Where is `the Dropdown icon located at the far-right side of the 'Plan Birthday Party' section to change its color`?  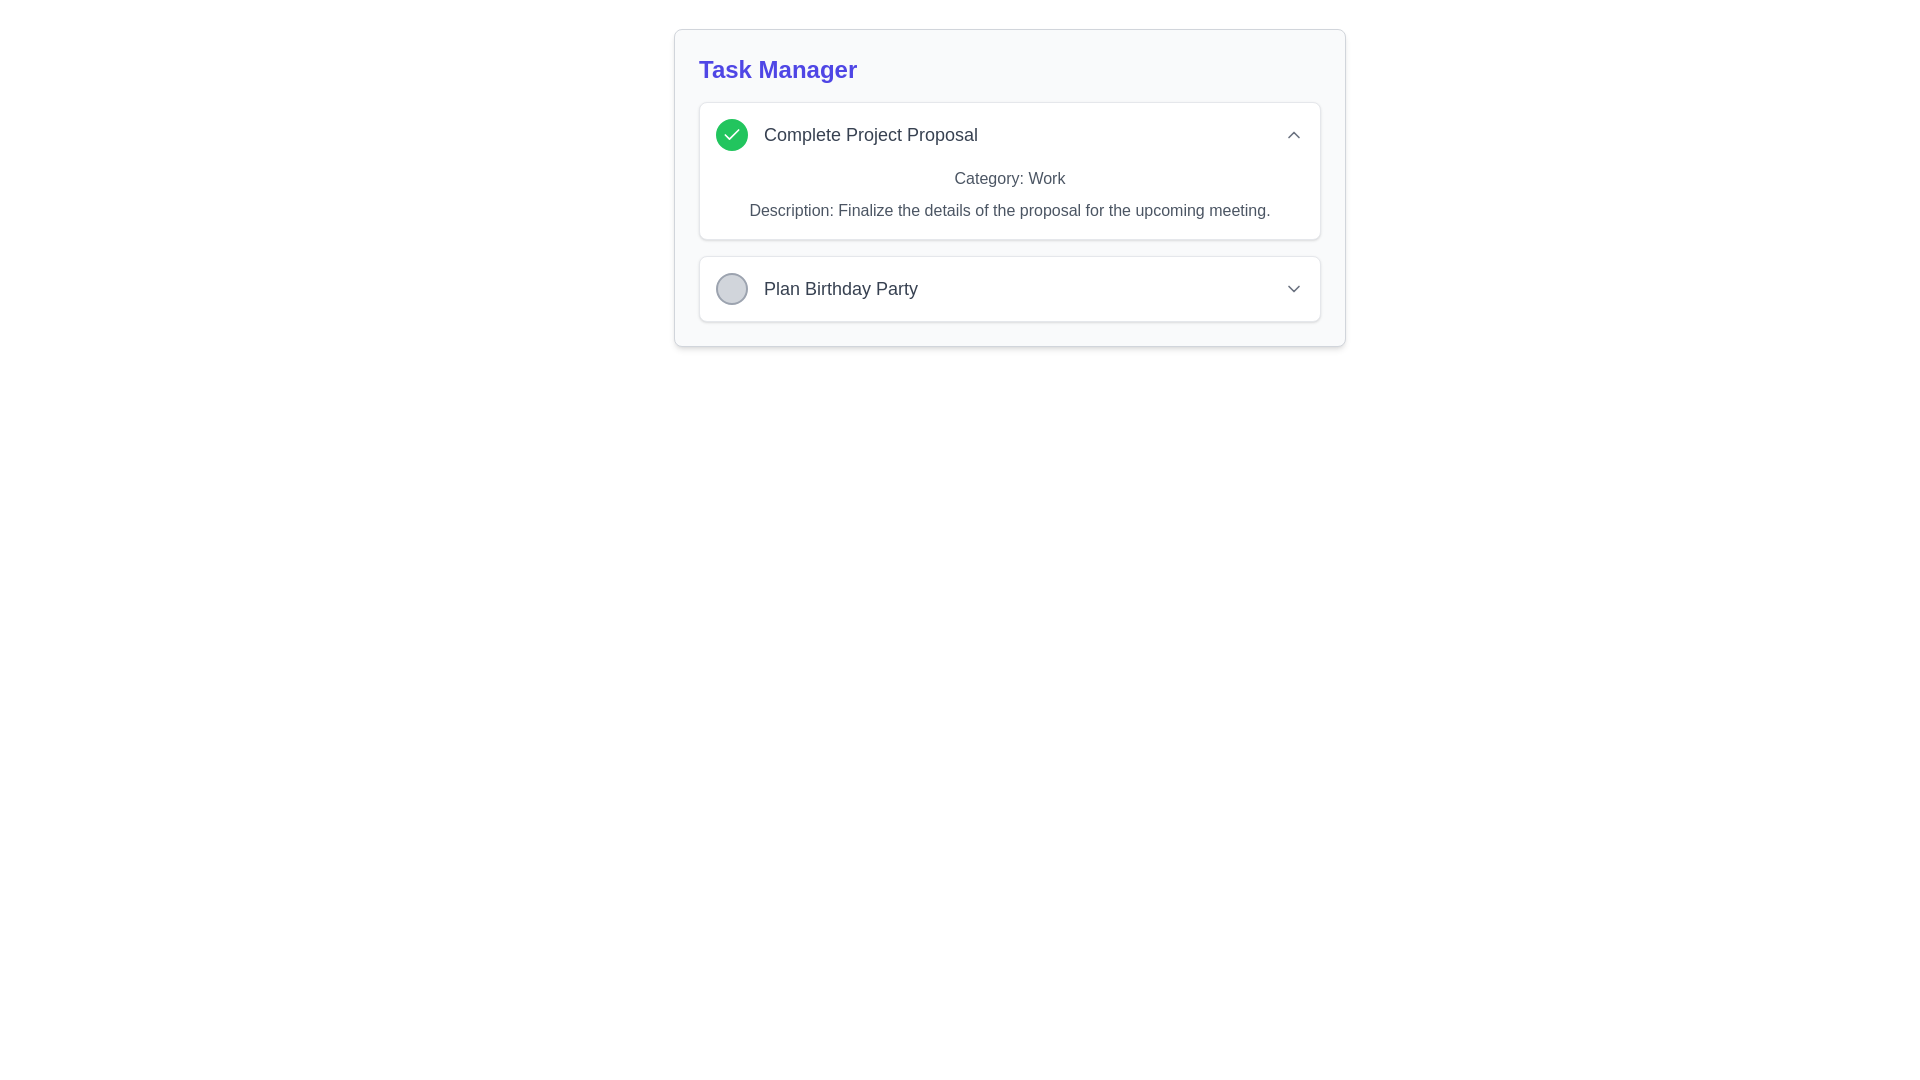 the Dropdown icon located at the far-right side of the 'Plan Birthday Party' section to change its color is located at coordinates (1294, 289).